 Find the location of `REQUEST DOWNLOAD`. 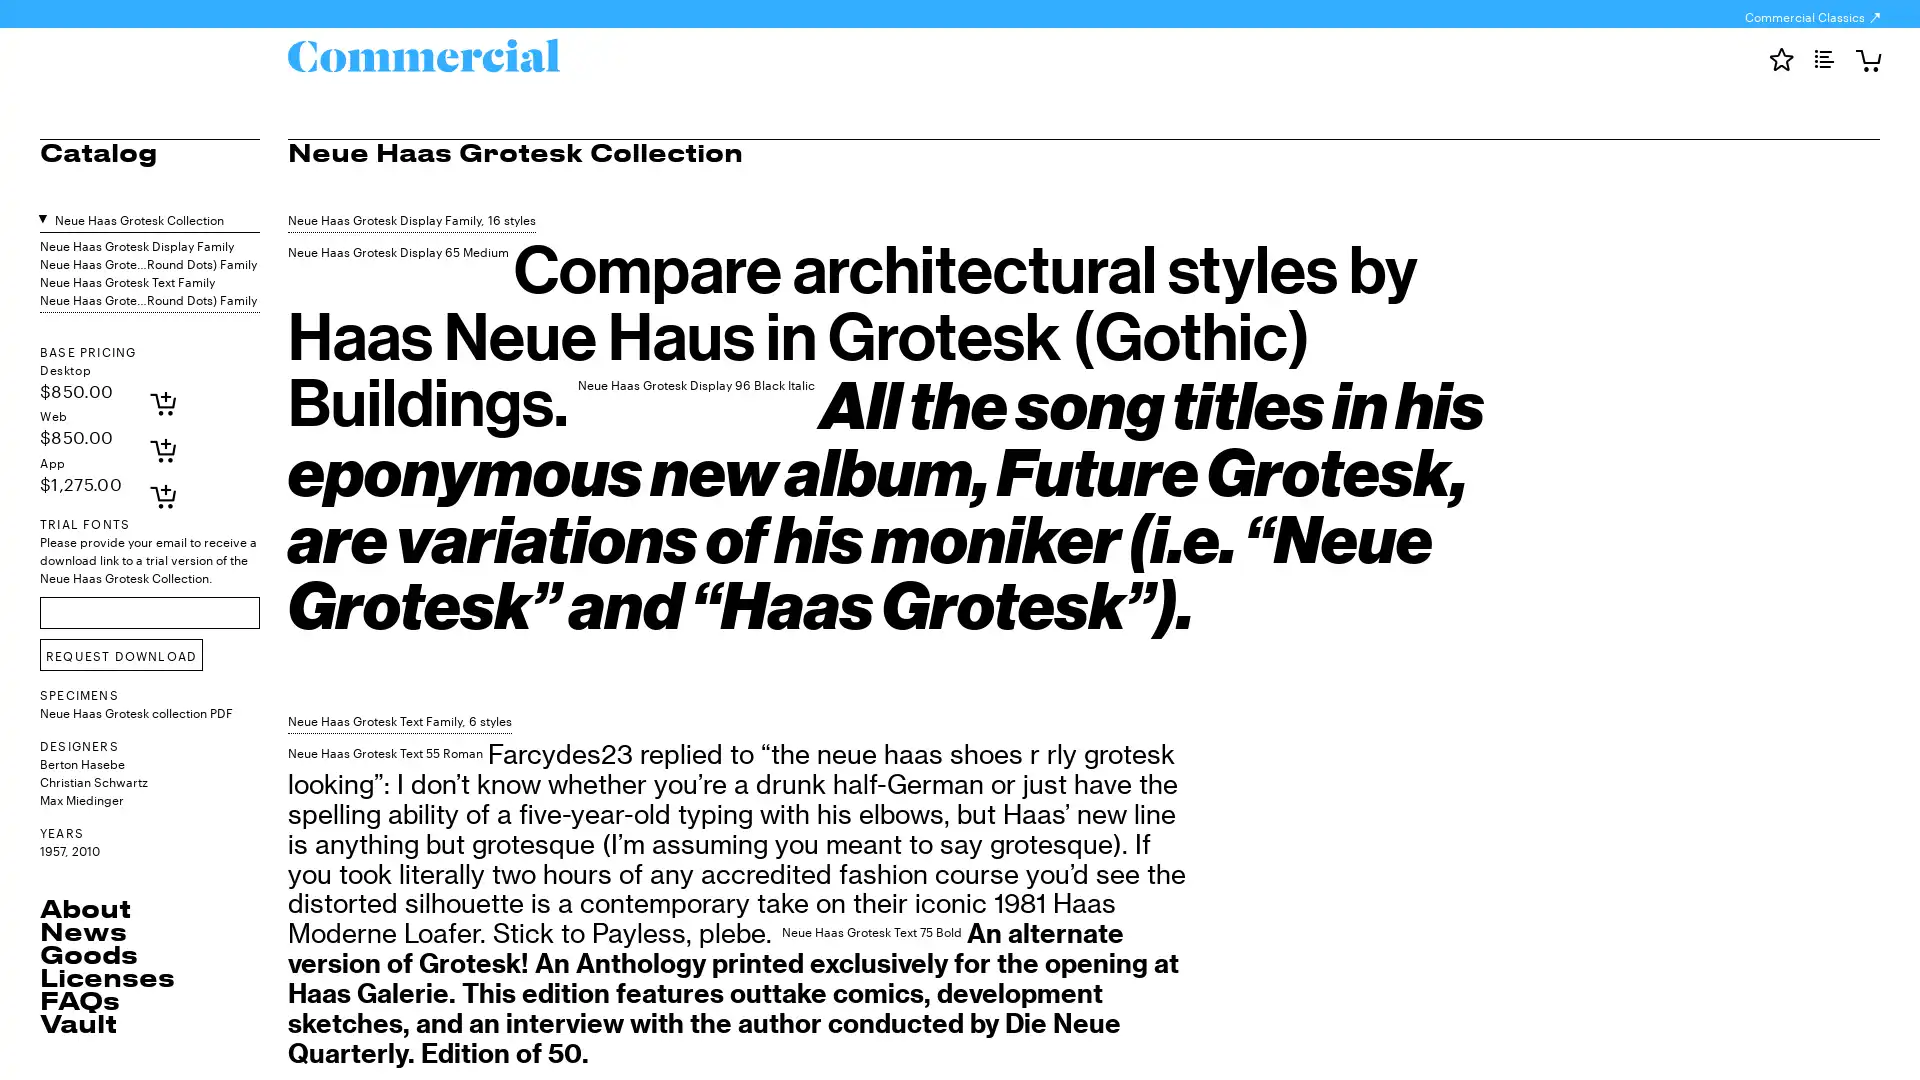

REQUEST DOWNLOAD is located at coordinates (120, 655).